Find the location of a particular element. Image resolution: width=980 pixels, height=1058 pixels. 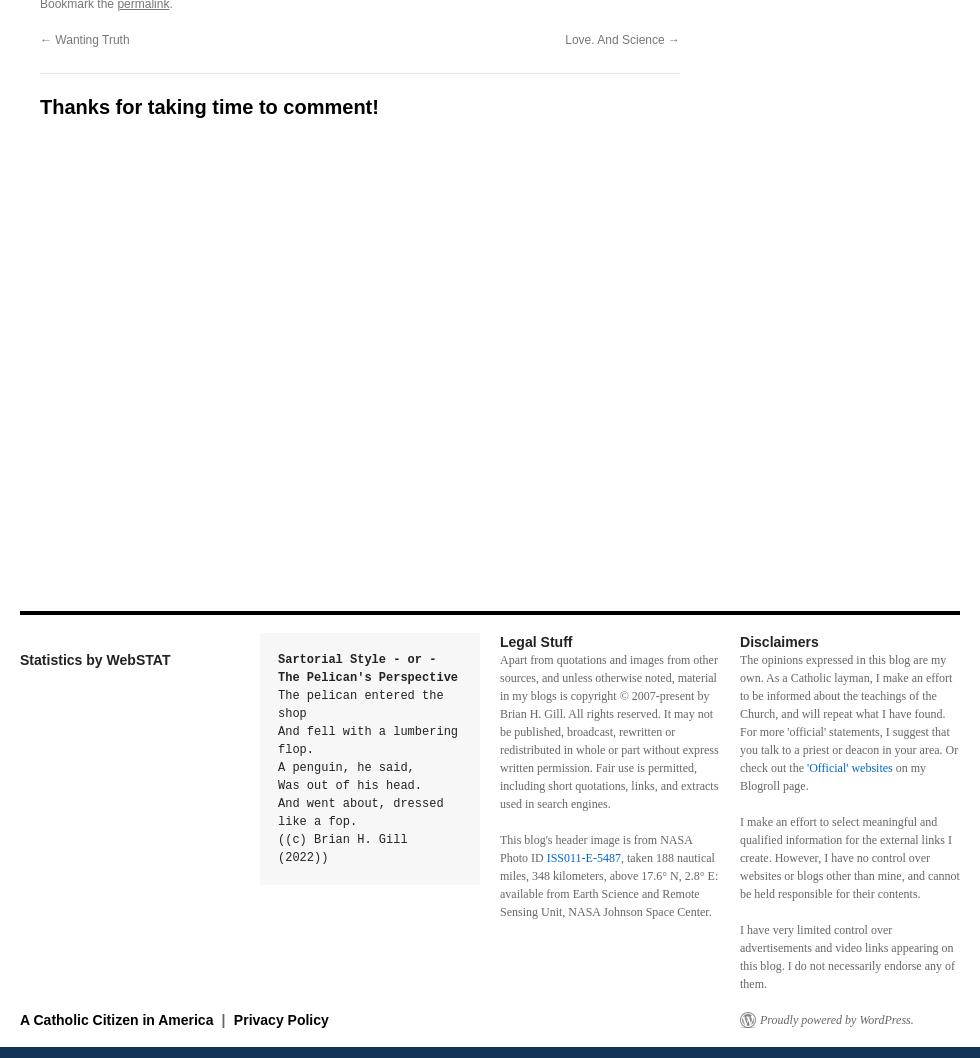

'Legal Stuff' is located at coordinates (535, 640).